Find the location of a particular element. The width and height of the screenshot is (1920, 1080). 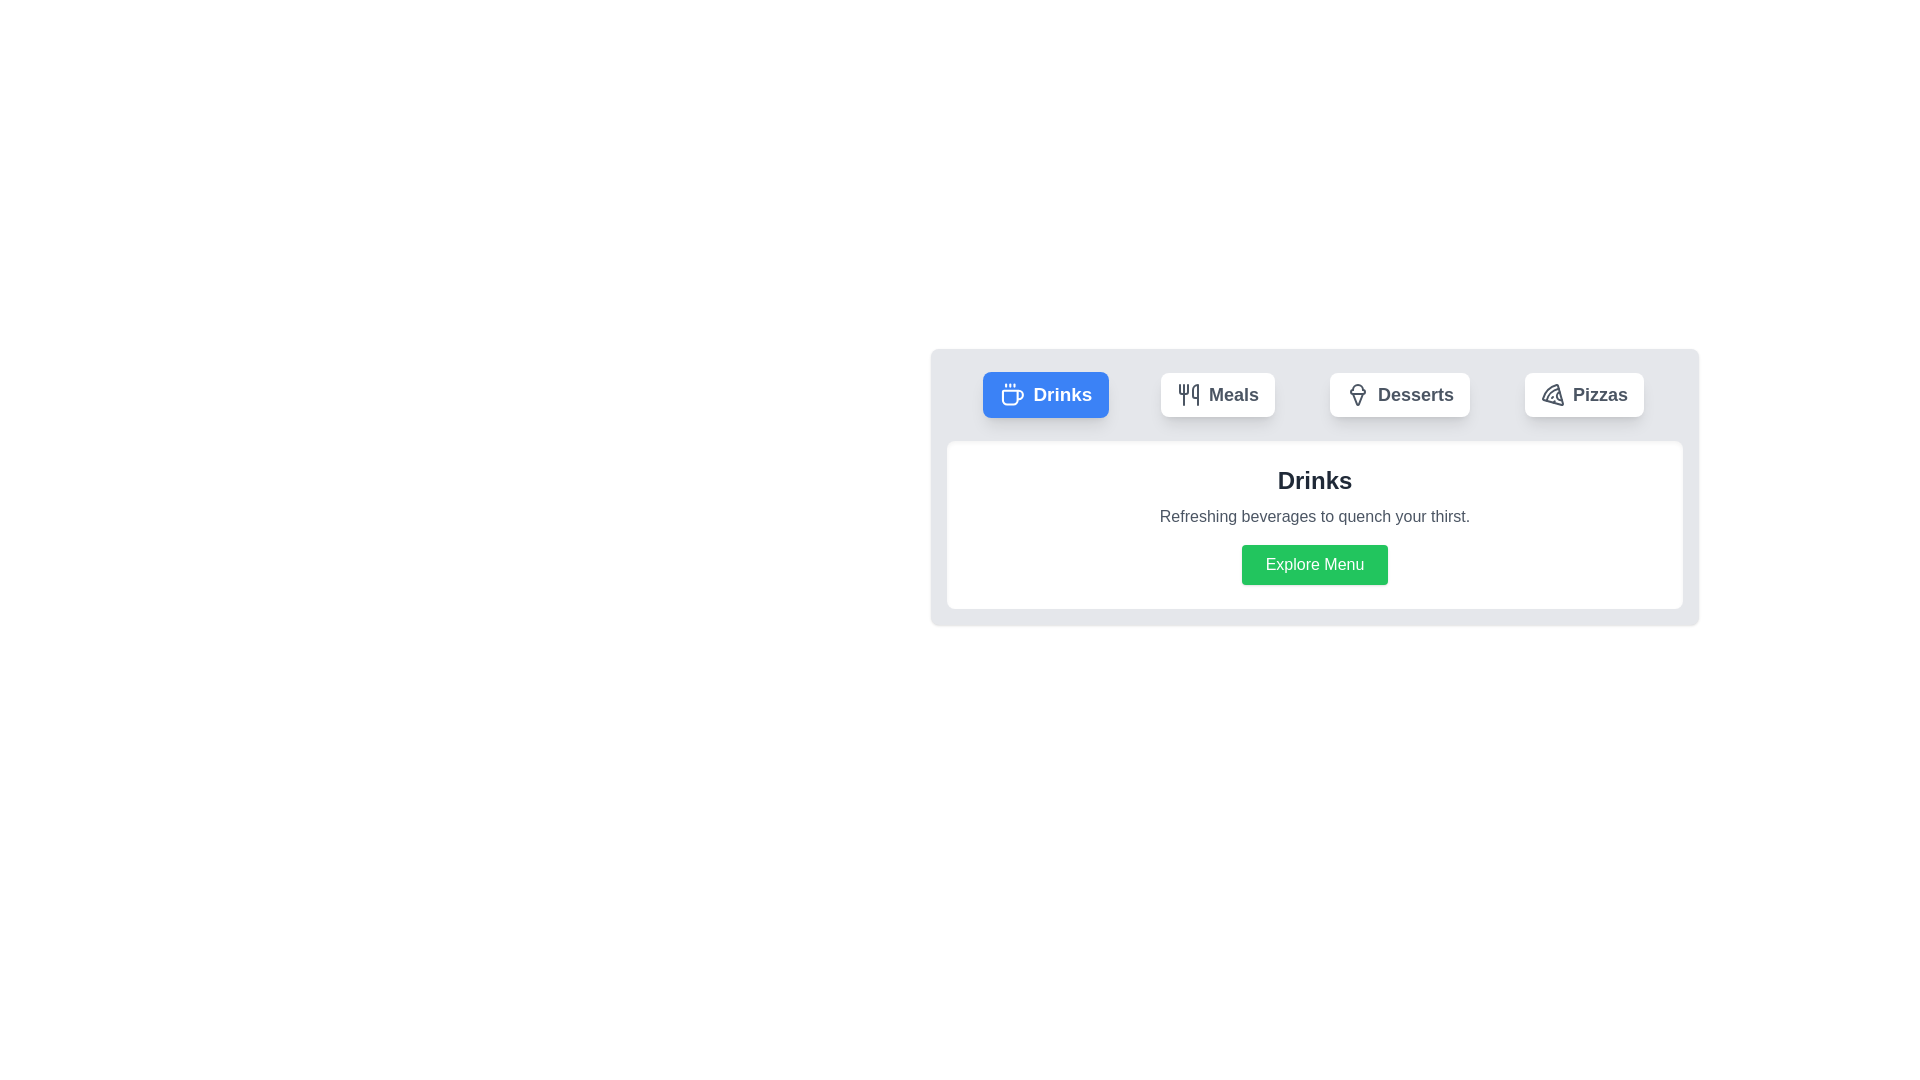

the 'Pizzas' tab button is located at coordinates (1583, 394).